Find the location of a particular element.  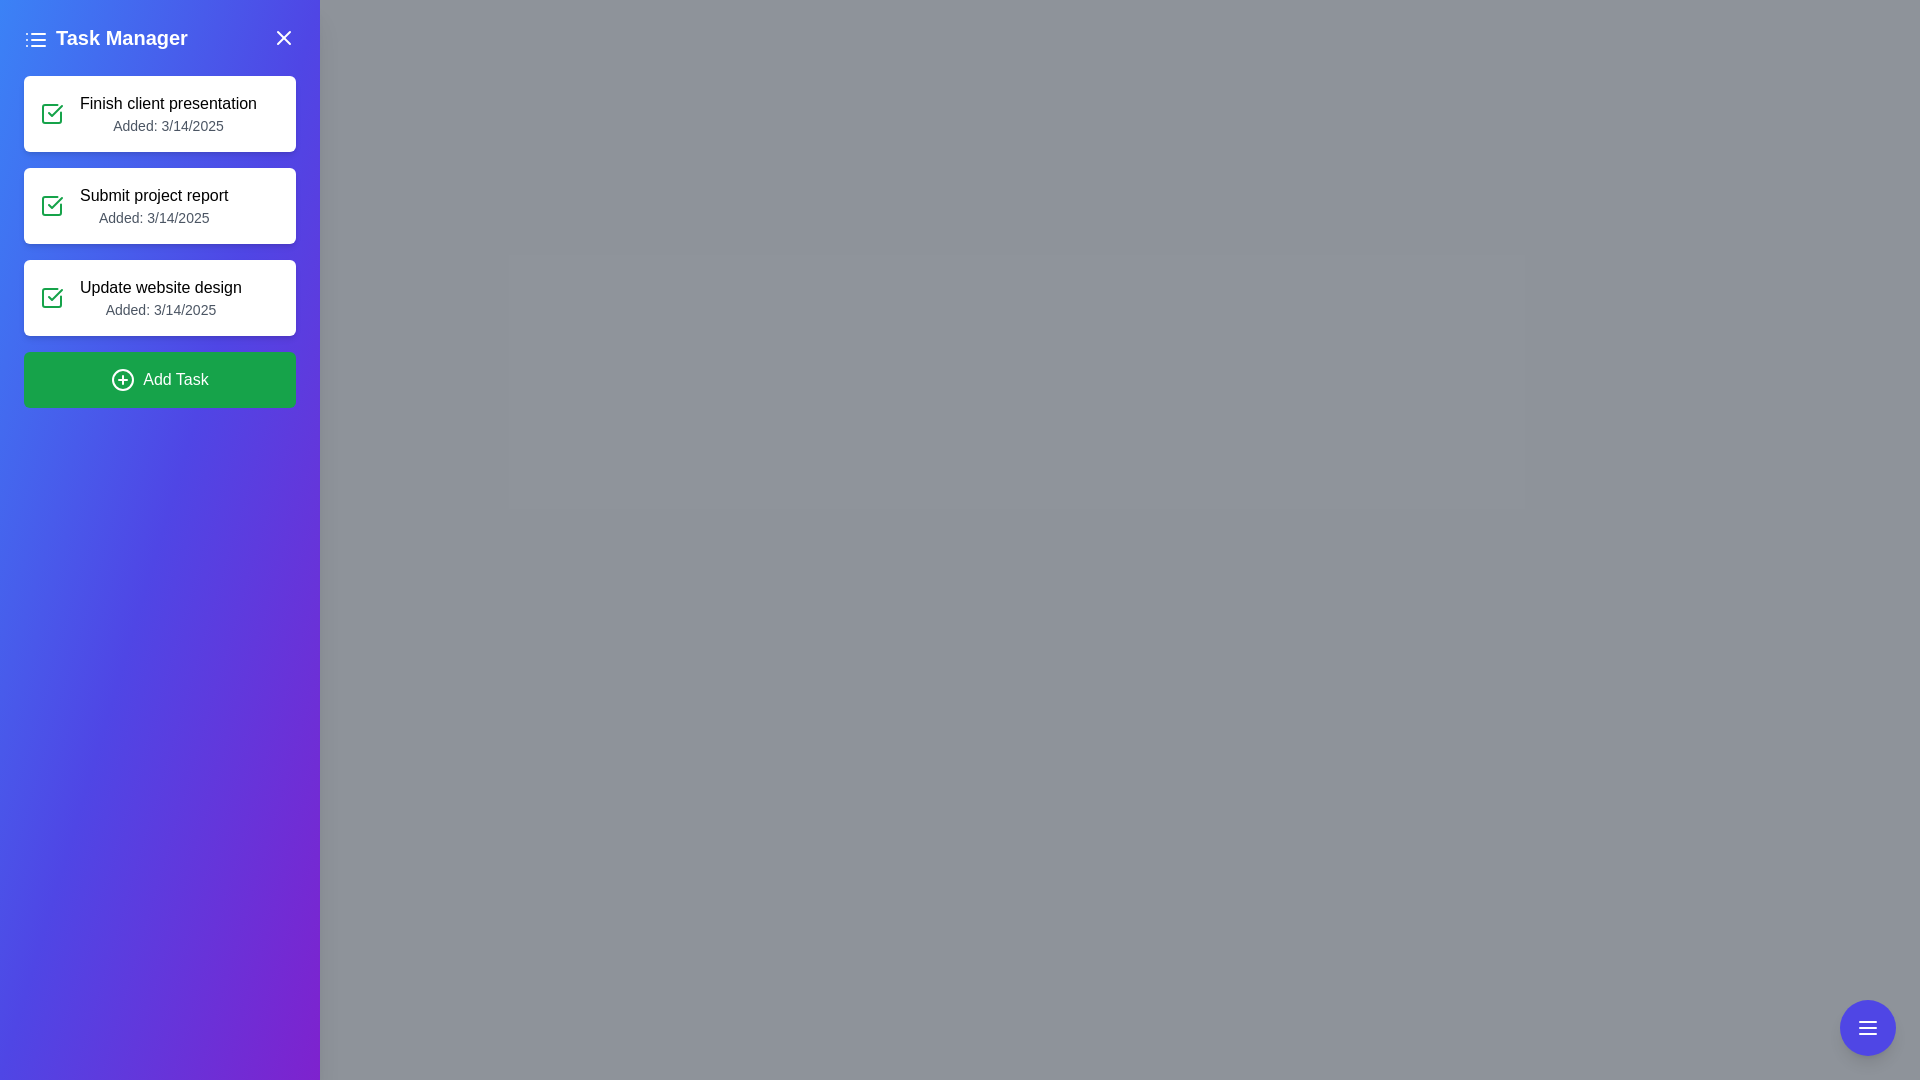

the 'Add Task' button, which is a green rectangular button containing an icon for adding a new task, located at the bottom of the list section is located at coordinates (122, 380).